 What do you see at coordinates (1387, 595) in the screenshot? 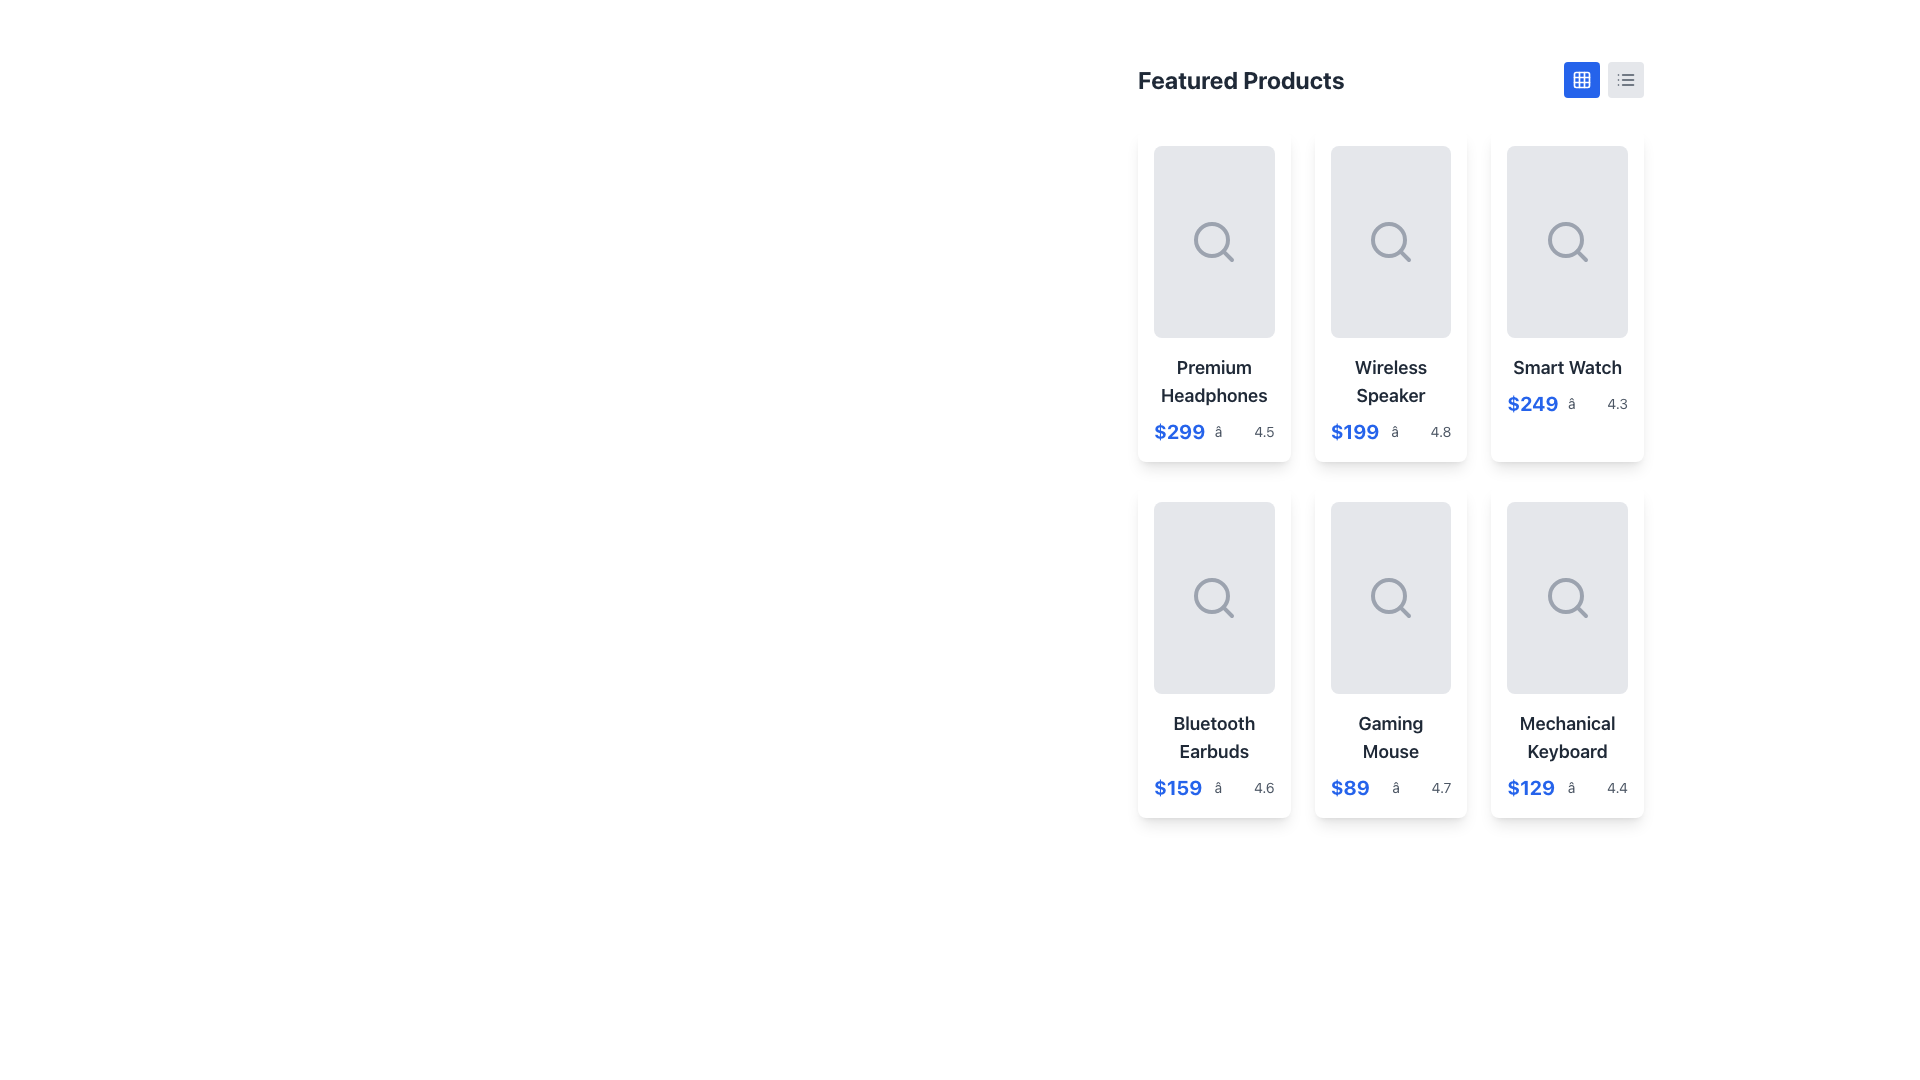
I see `the central circle of the search icon in the 'Gaming Mouse' card` at bounding box center [1387, 595].